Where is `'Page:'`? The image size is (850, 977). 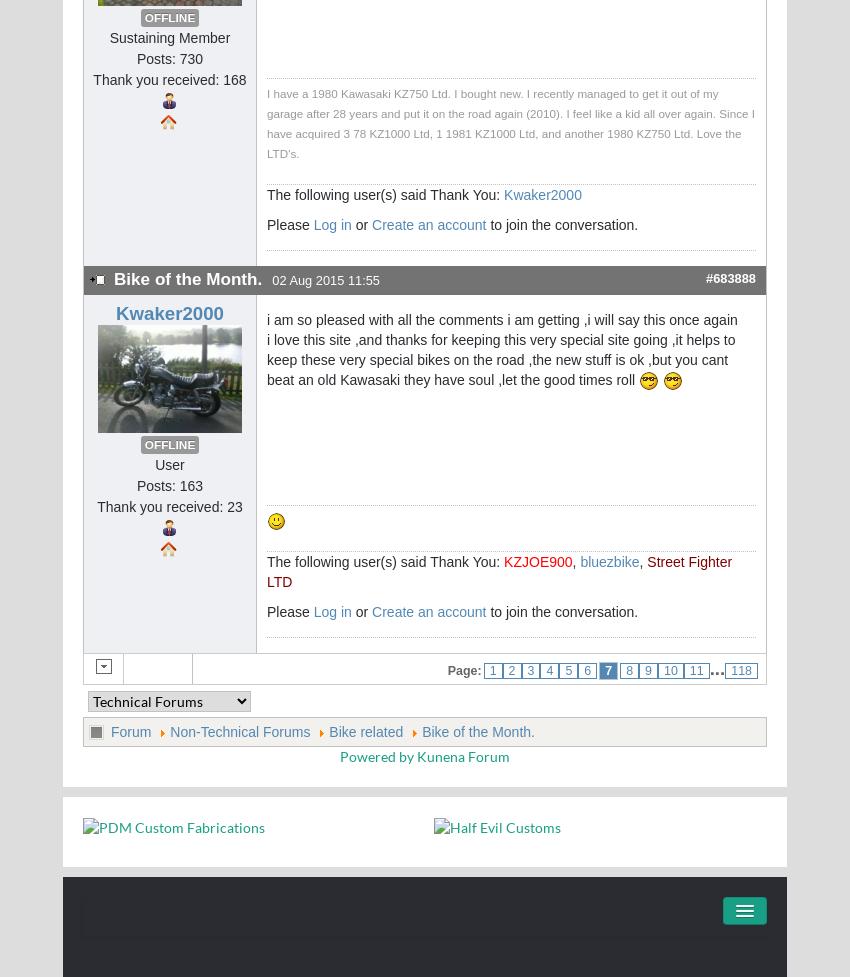 'Page:' is located at coordinates (463, 671).